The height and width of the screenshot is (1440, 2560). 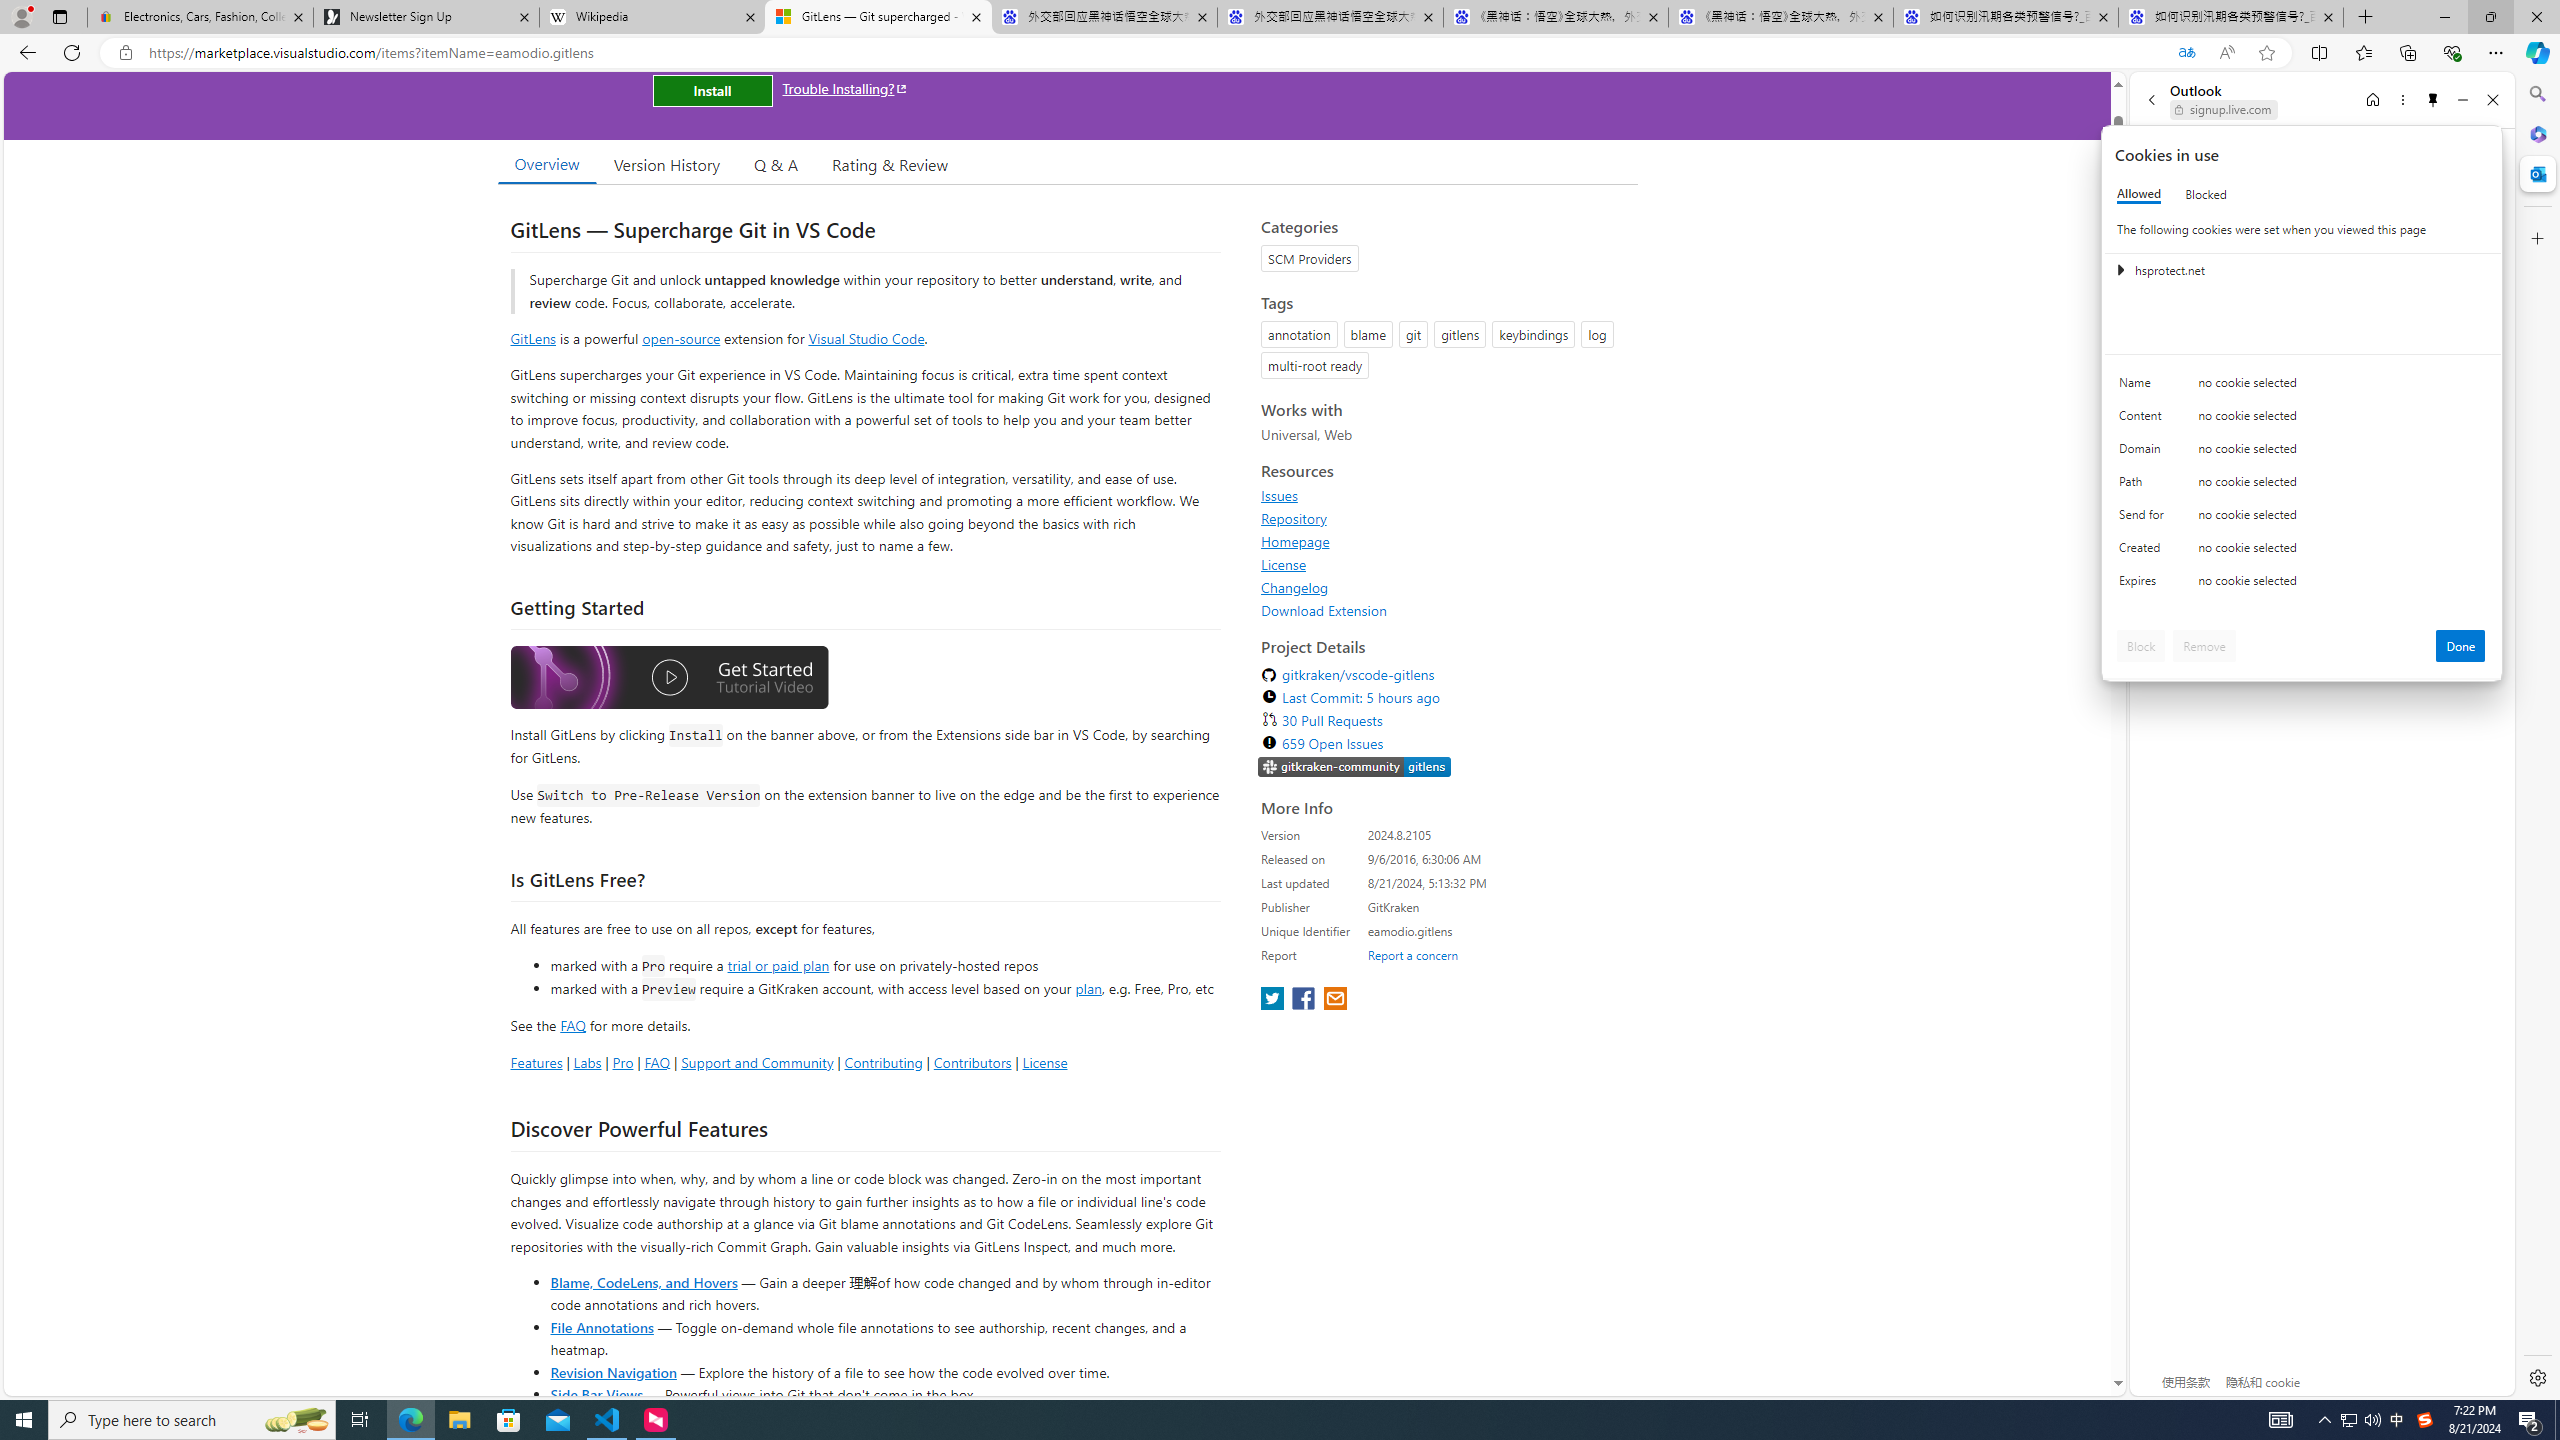 I want to click on 'Path', so click(x=2144, y=486).